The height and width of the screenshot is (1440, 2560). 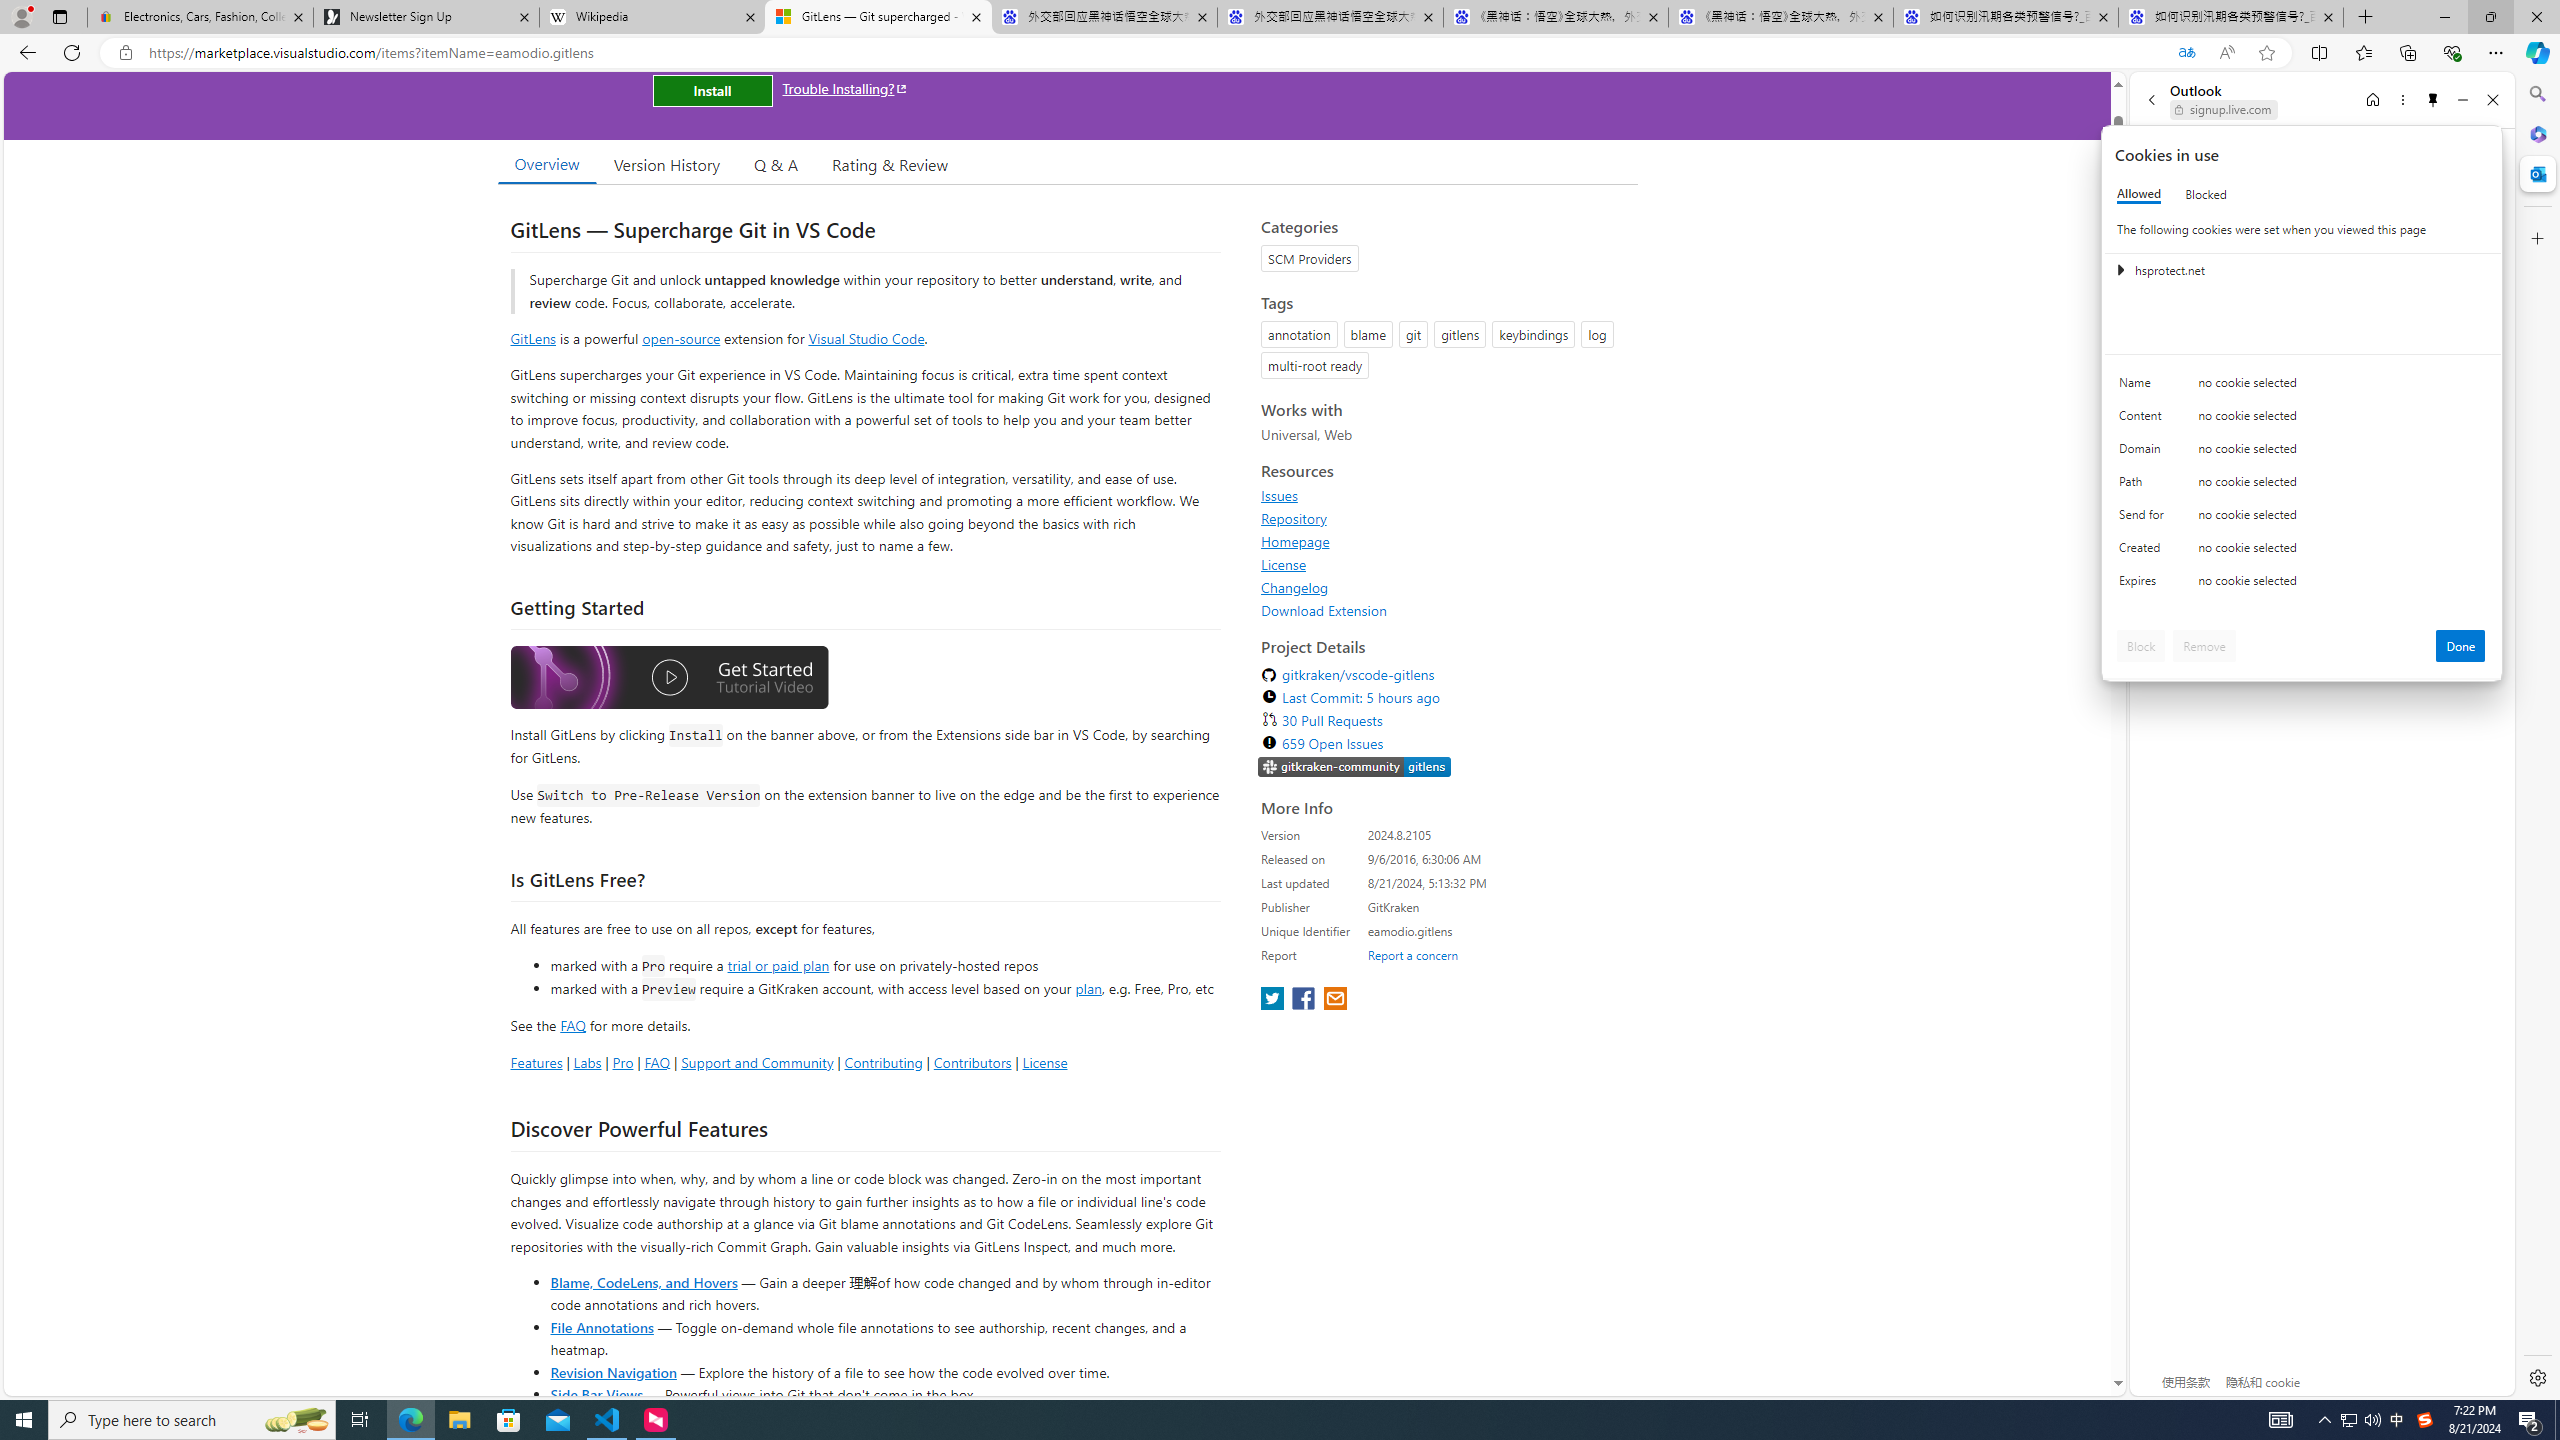 I want to click on 'Path', so click(x=2144, y=486).